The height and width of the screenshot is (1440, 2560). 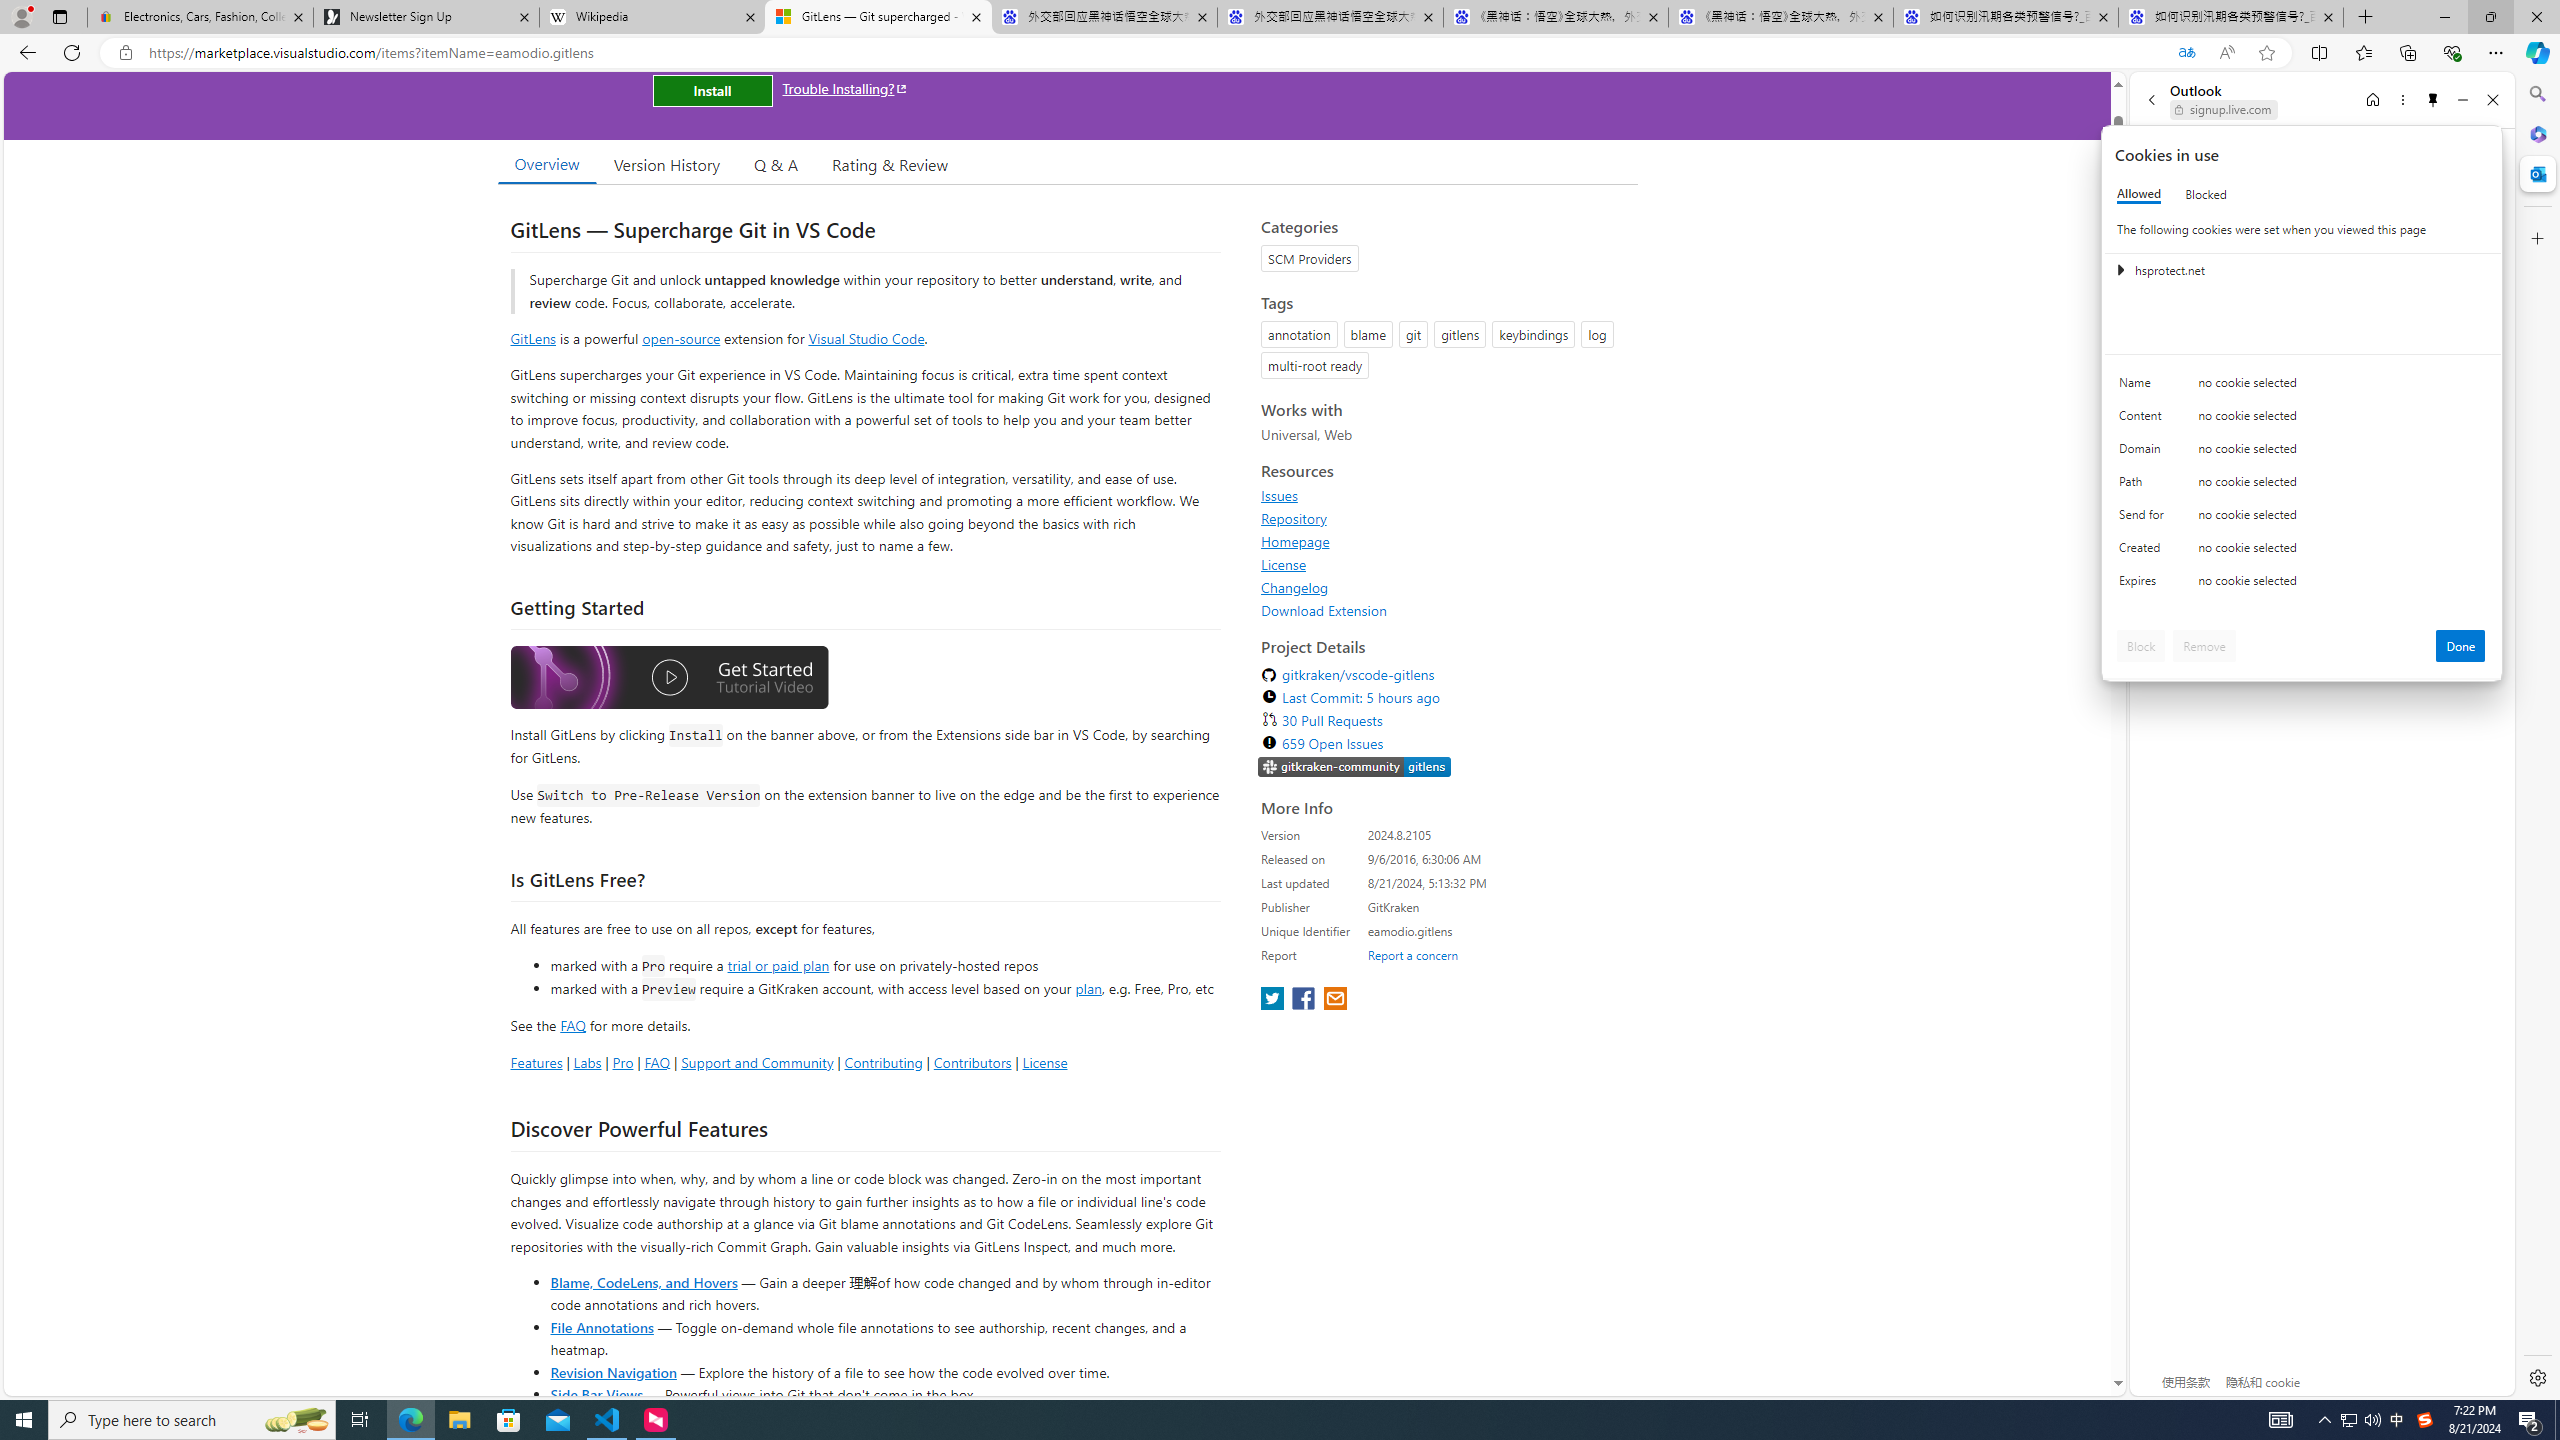 I want to click on 'Path', so click(x=2144, y=486).